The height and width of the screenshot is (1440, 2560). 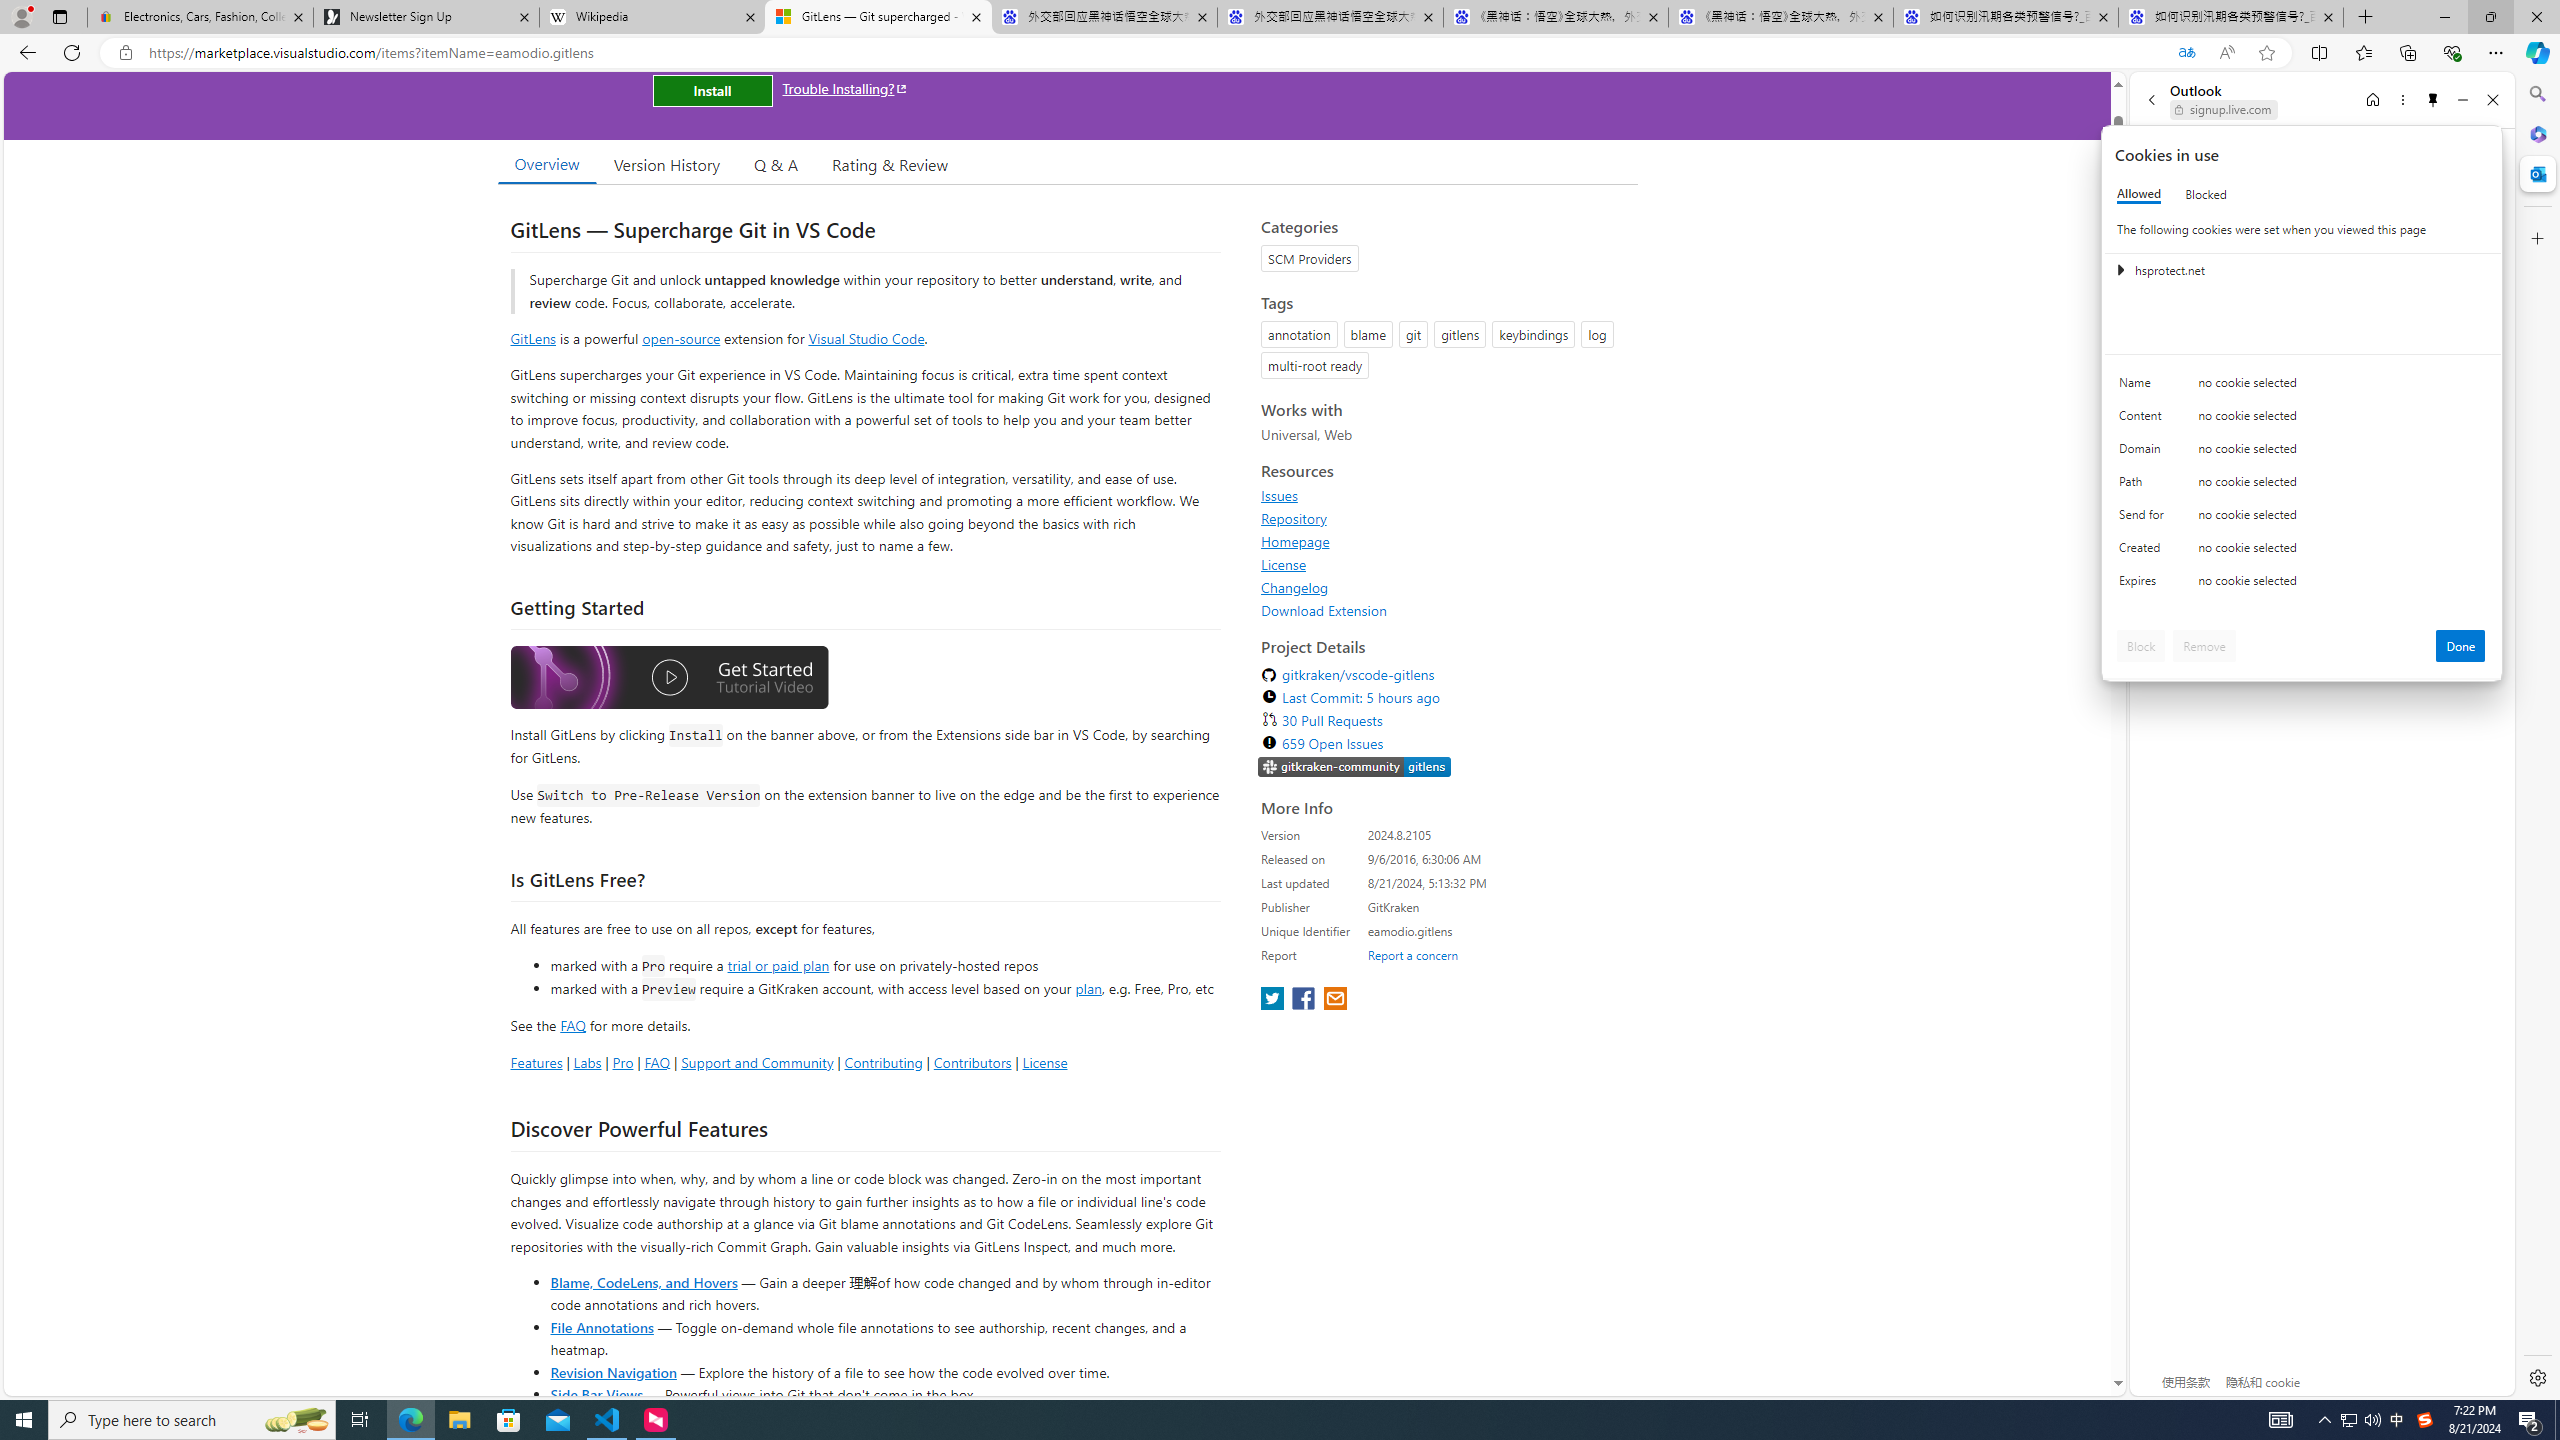 I want to click on 'Path', so click(x=2144, y=486).